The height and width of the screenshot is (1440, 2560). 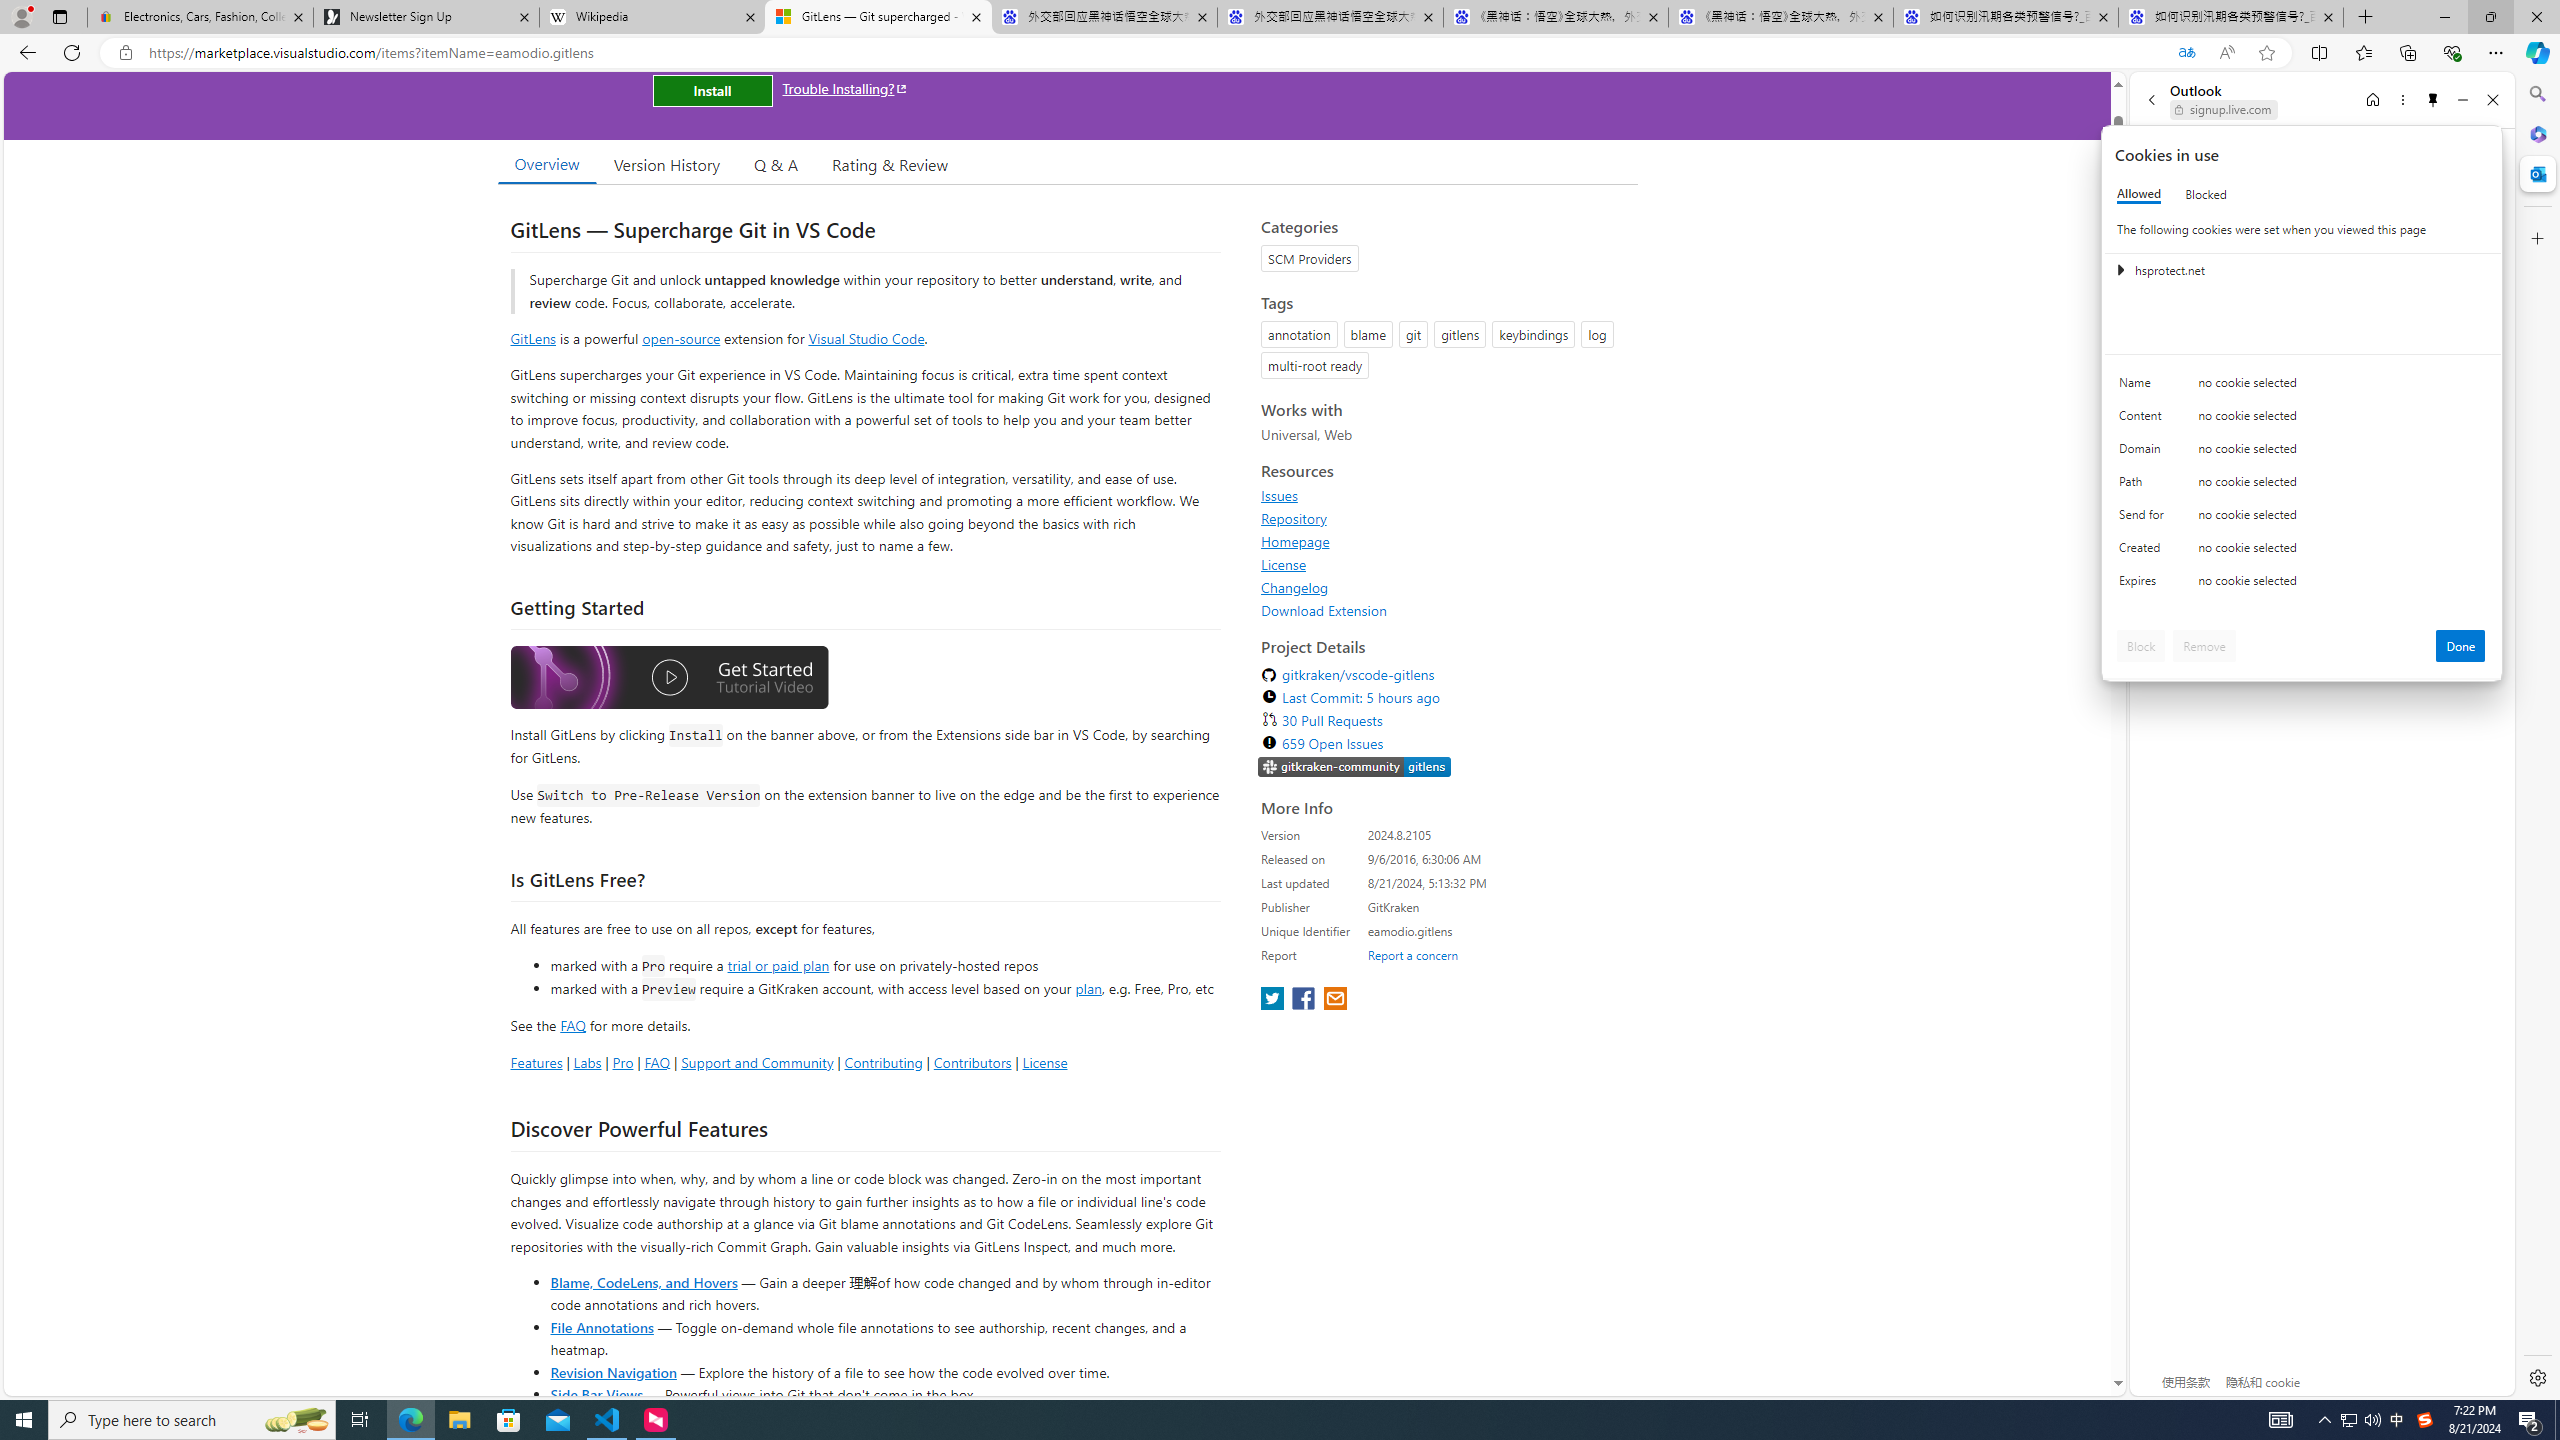 I want to click on 'Path', so click(x=2144, y=486).